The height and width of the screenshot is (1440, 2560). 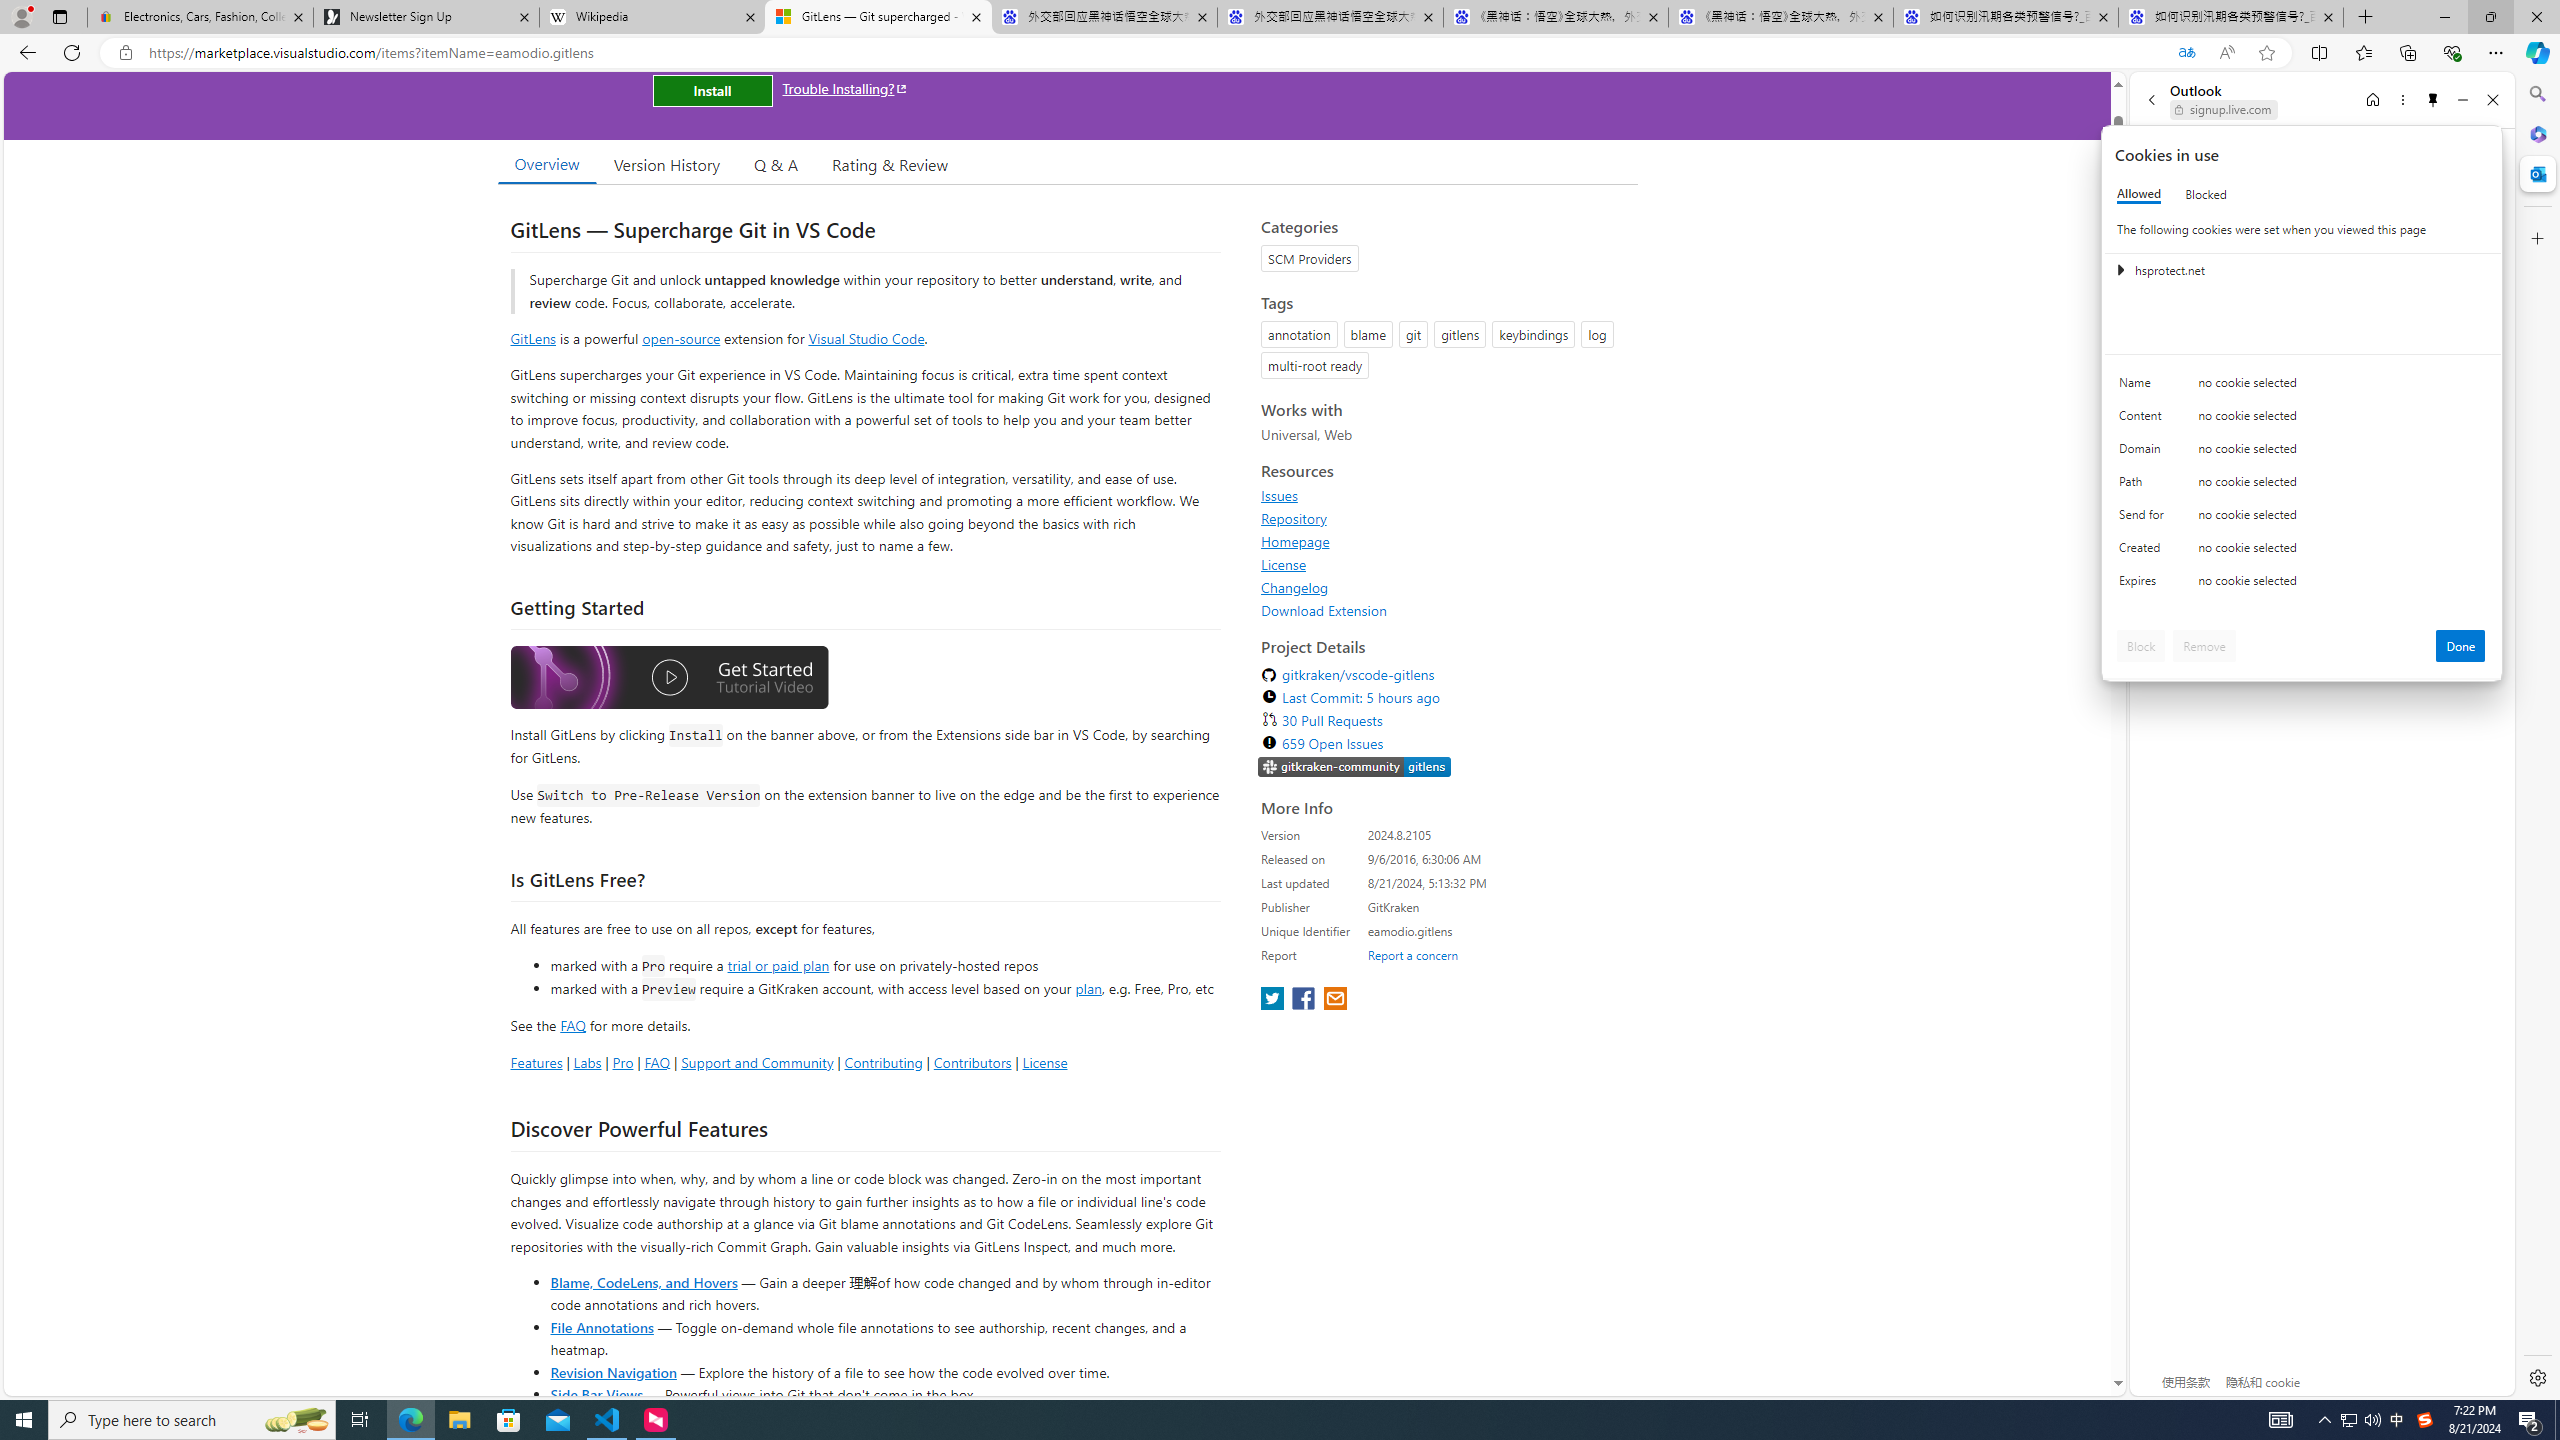 I want to click on 'Path', so click(x=2144, y=486).